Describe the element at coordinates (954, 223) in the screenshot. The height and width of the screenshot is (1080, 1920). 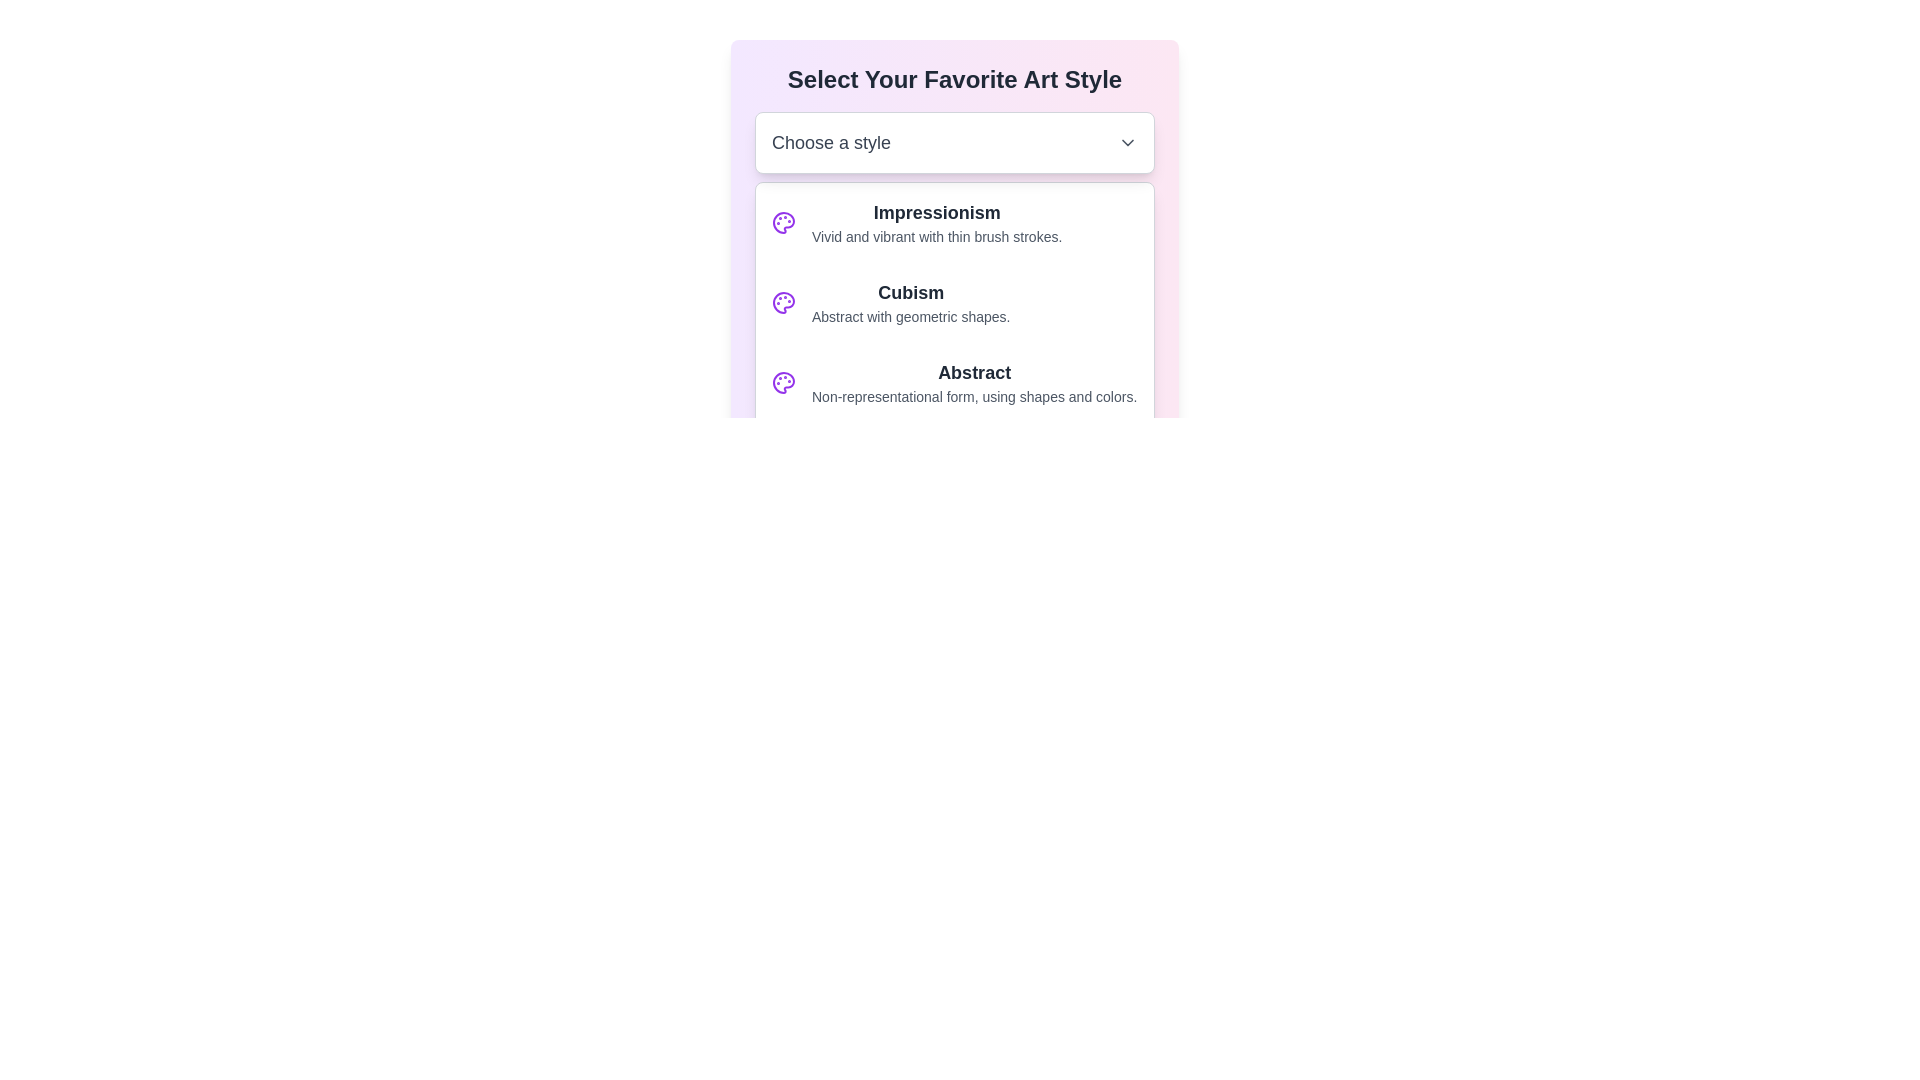
I see `the 'Impressionism' list item for selection` at that location.